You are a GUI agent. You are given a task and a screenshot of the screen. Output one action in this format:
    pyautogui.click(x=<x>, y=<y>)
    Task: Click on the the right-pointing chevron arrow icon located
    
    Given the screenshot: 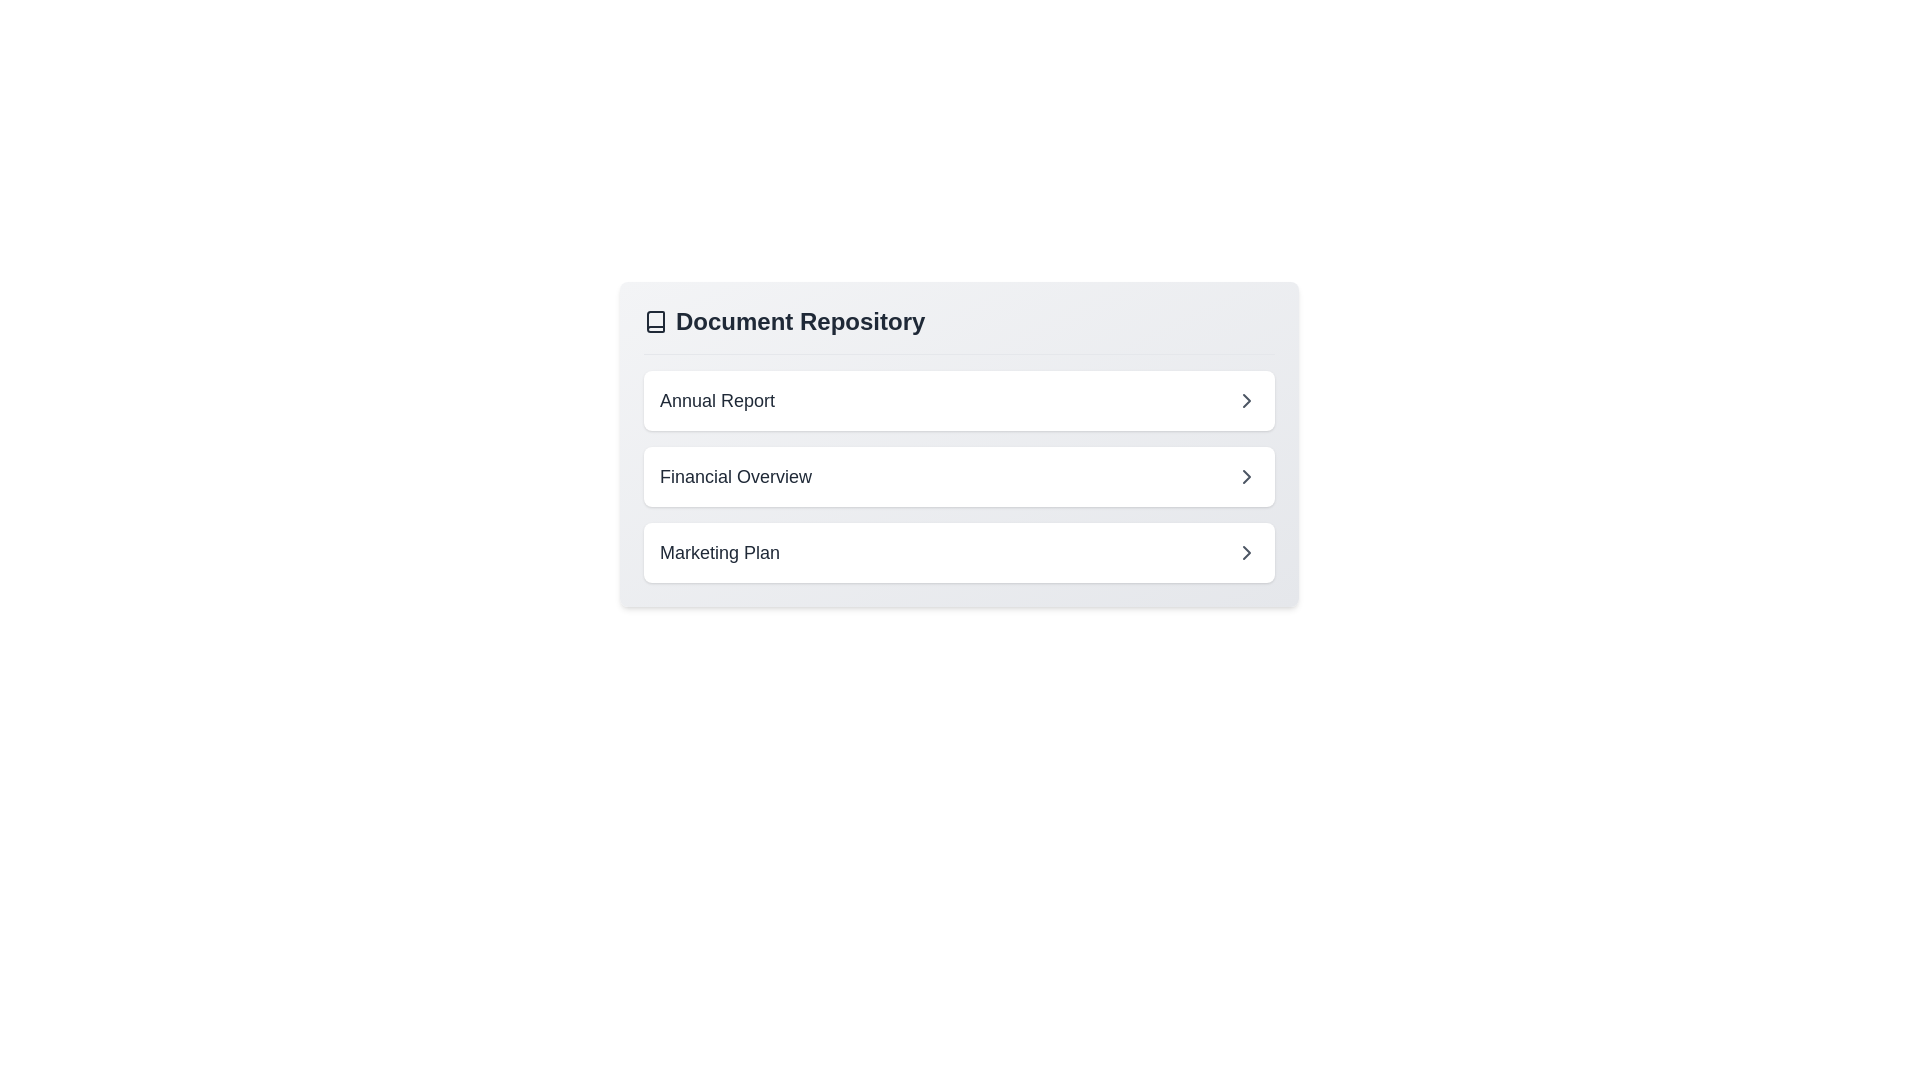 What is the action you would take?
    pyautogui.click(x=1246, y=401)
    